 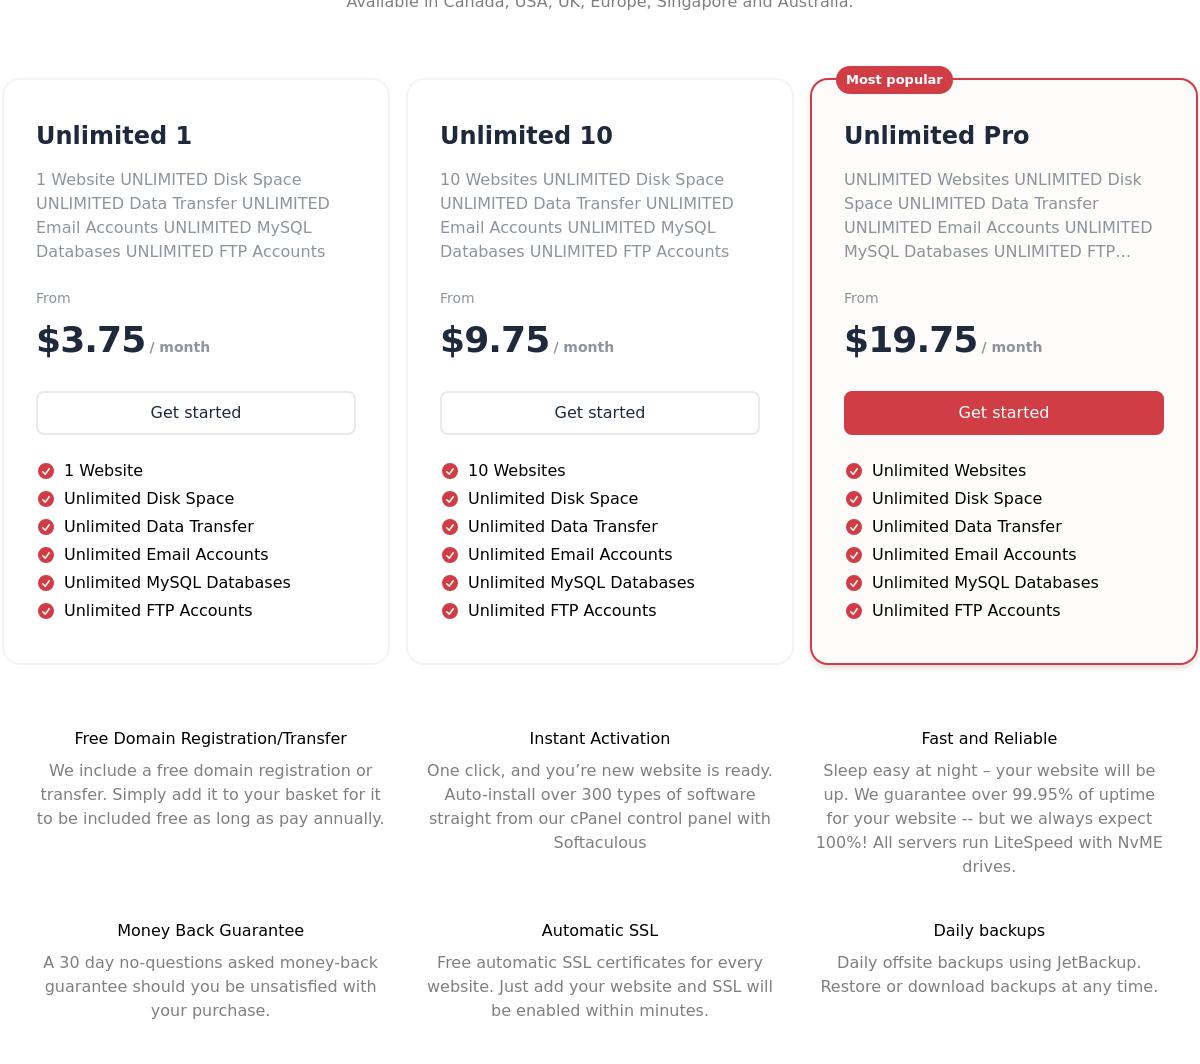 What do you see at coordinates (93, 591) in the screenshot?
I see `'+1-518-250-6427'` at bounding box center [93, 591].